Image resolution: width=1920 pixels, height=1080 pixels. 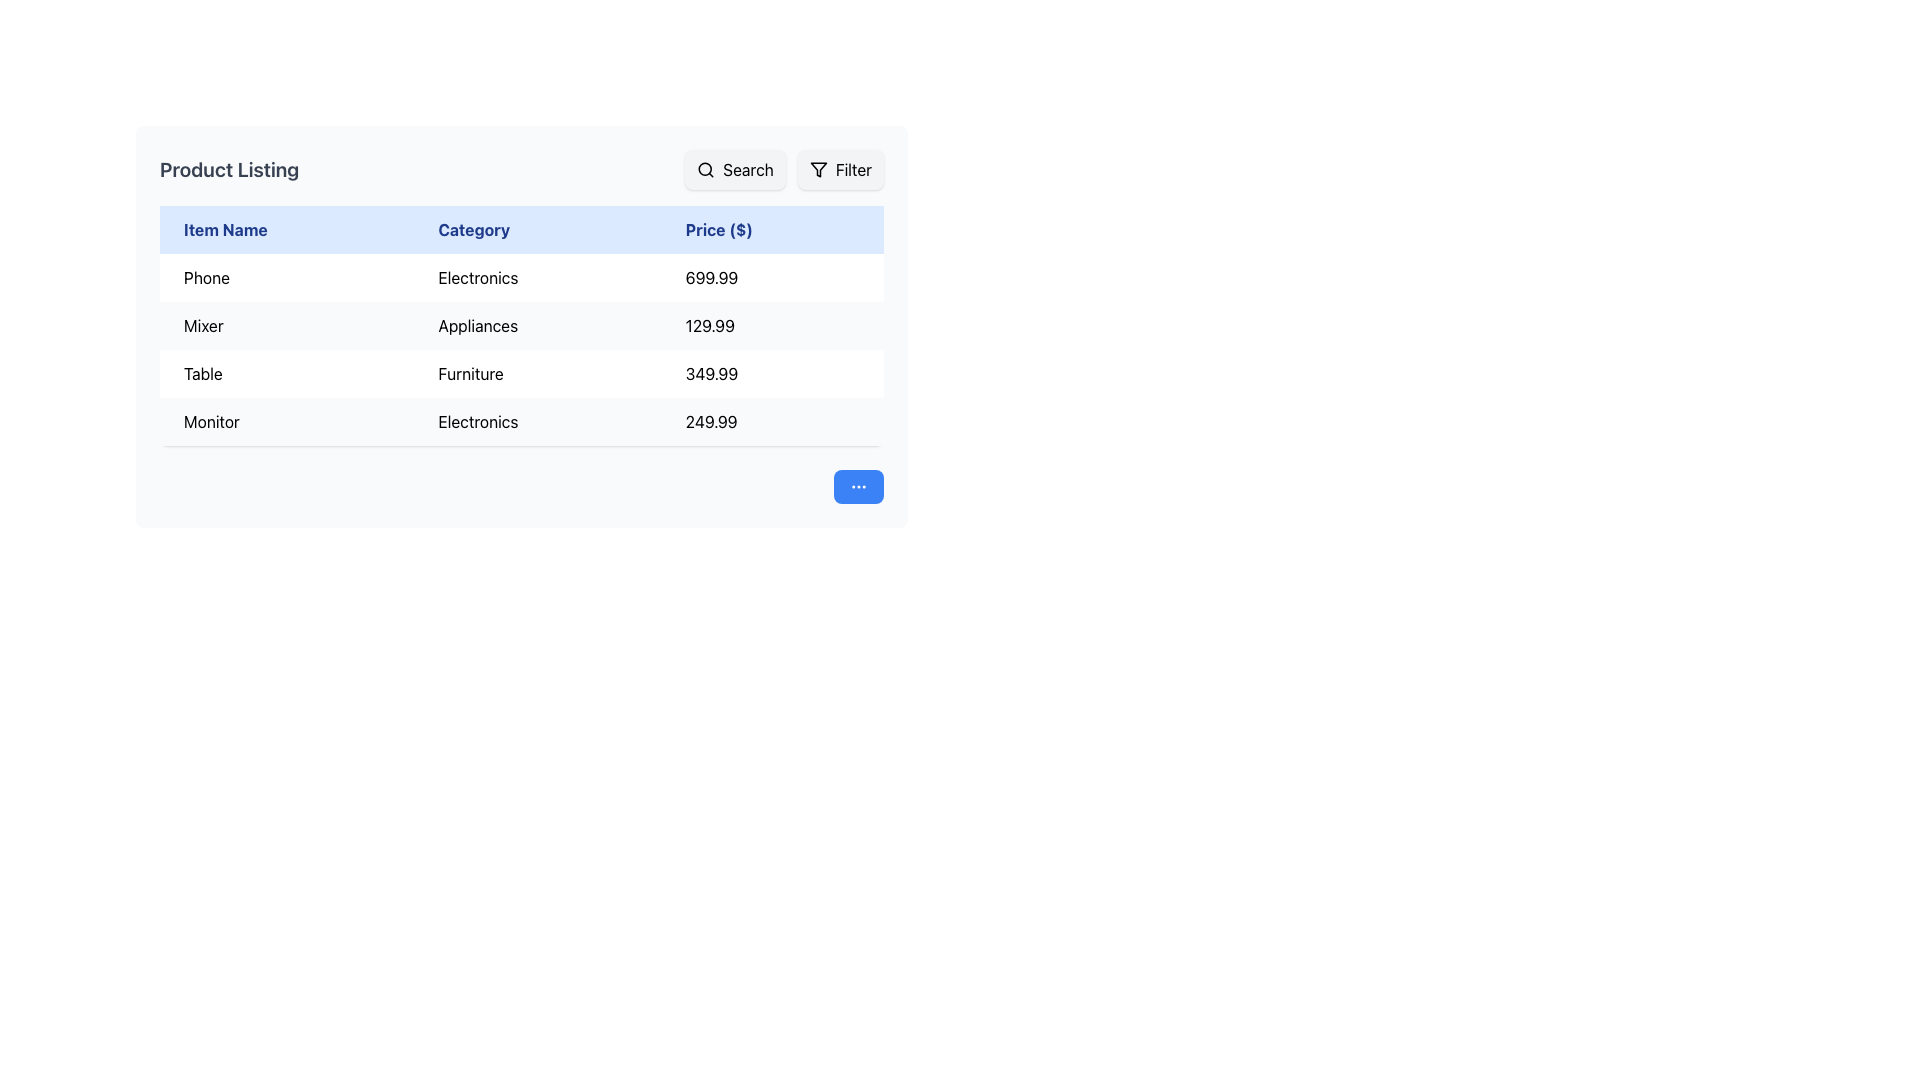 What do you see at coordinates (818, 168) in the screenshot?
I see `the filter icon located inside the 'Filter' button at the top-right corner of the interface, which signifies its filtering functionality` at bounding box center [818, 168].